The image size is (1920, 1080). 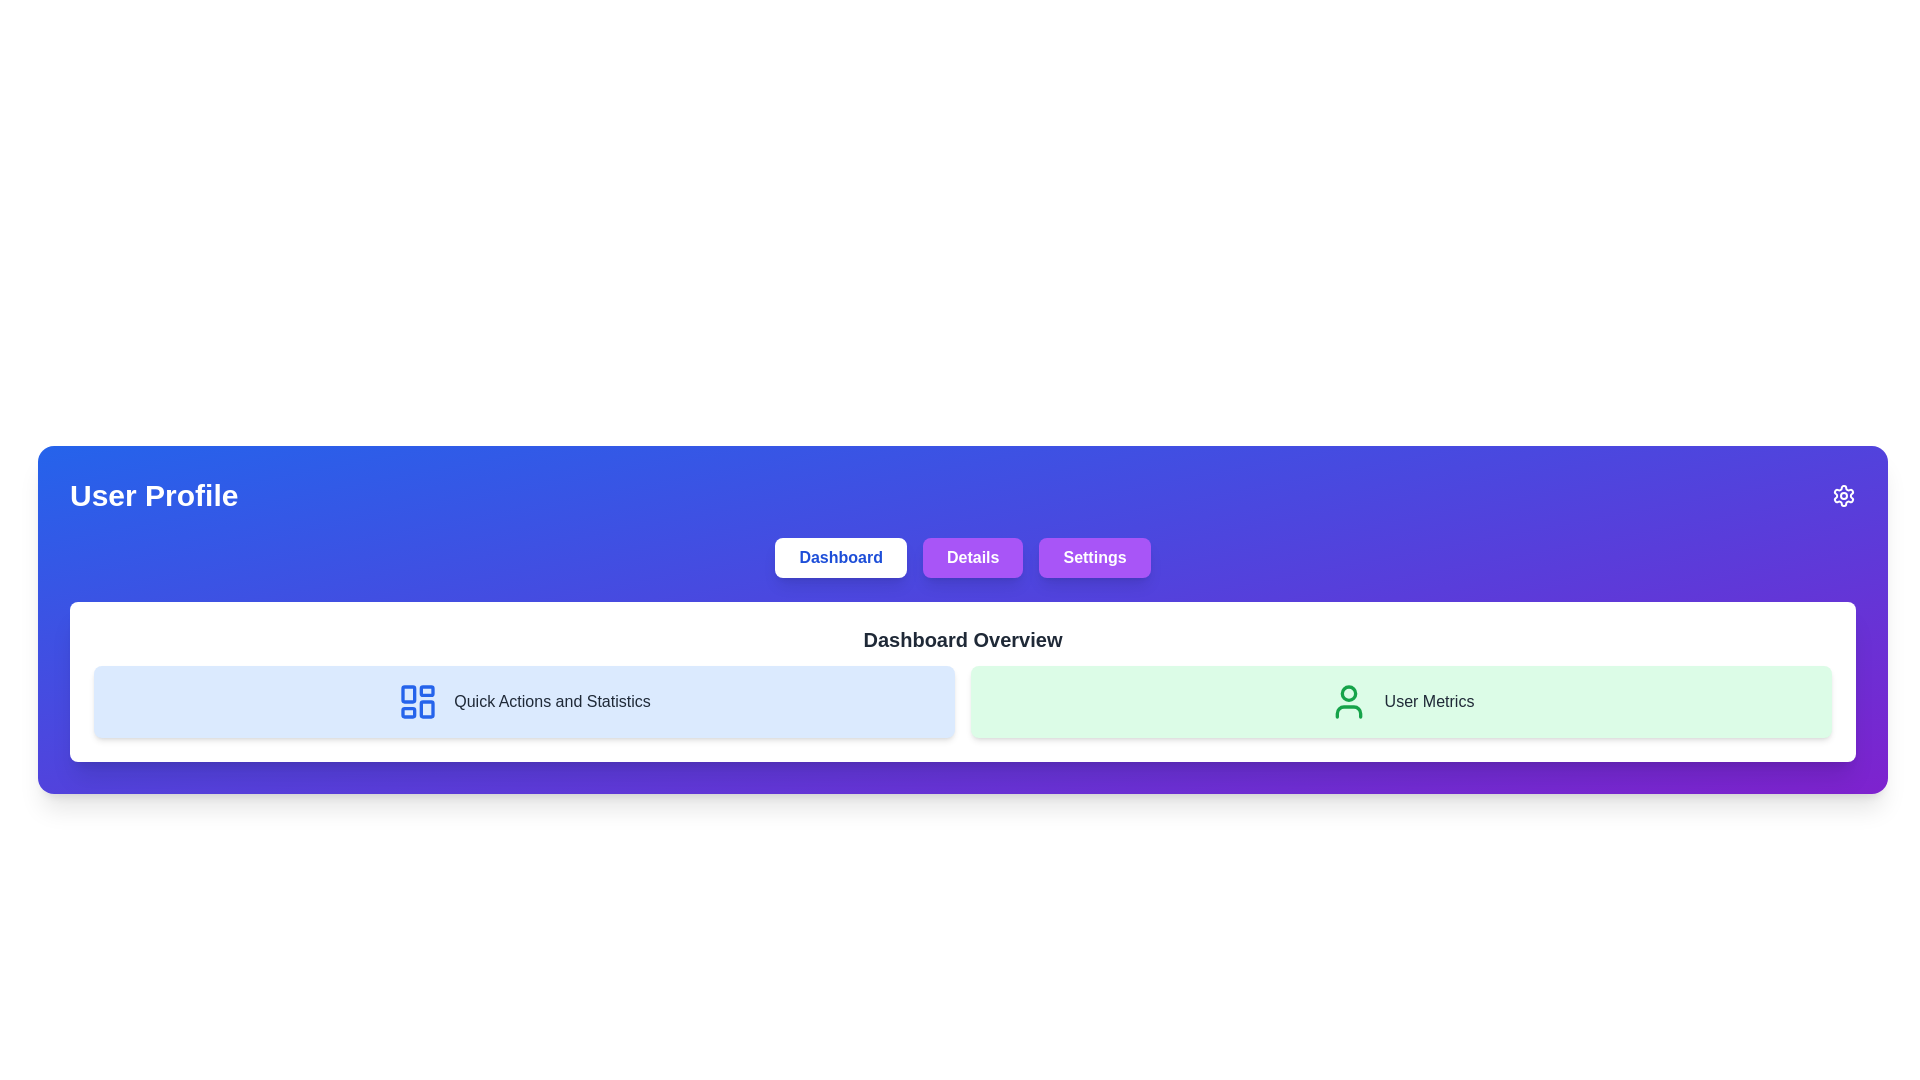 I want to click on the settings icon located at the top-right corner of the interface to show the context menu, so click(x=1842, y=495).